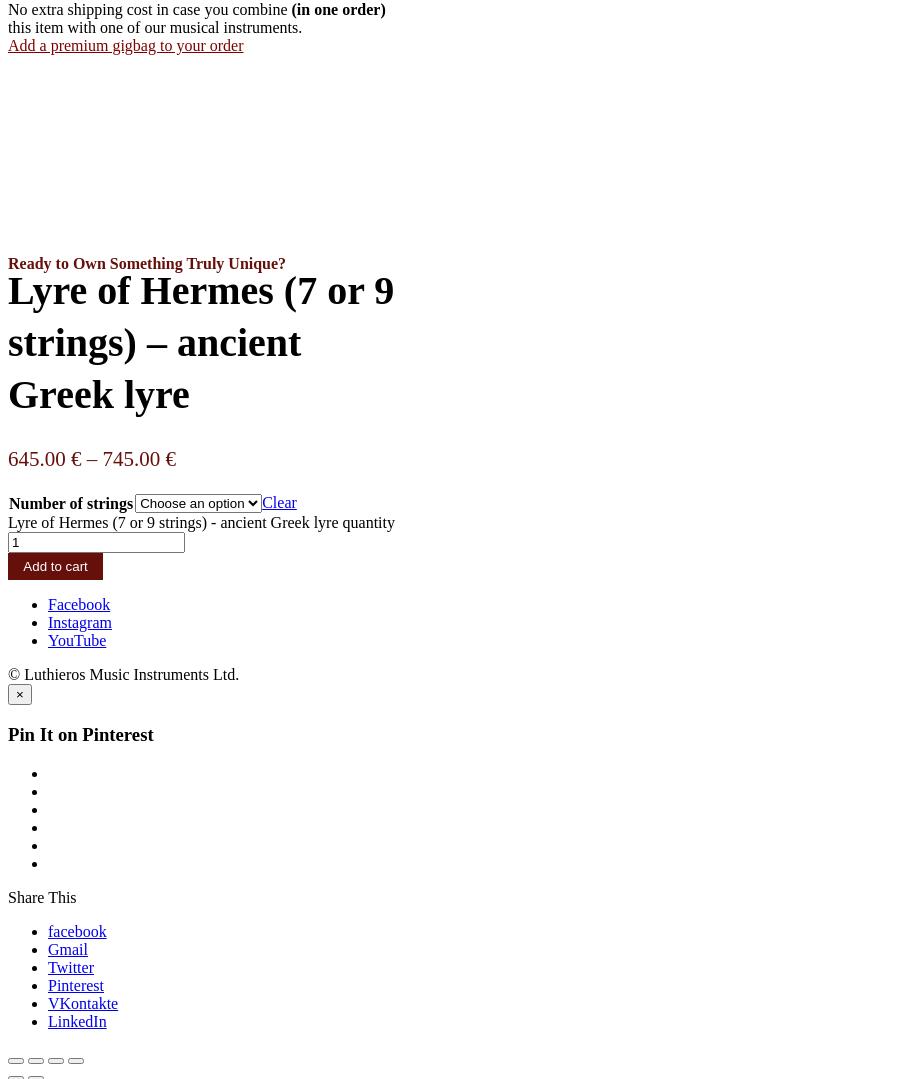 The image size is (908, 1079). What do you see at coordinates (55, 565) in the screenshot?
I see `'Add to cart'` at bounding box center [55, 565].